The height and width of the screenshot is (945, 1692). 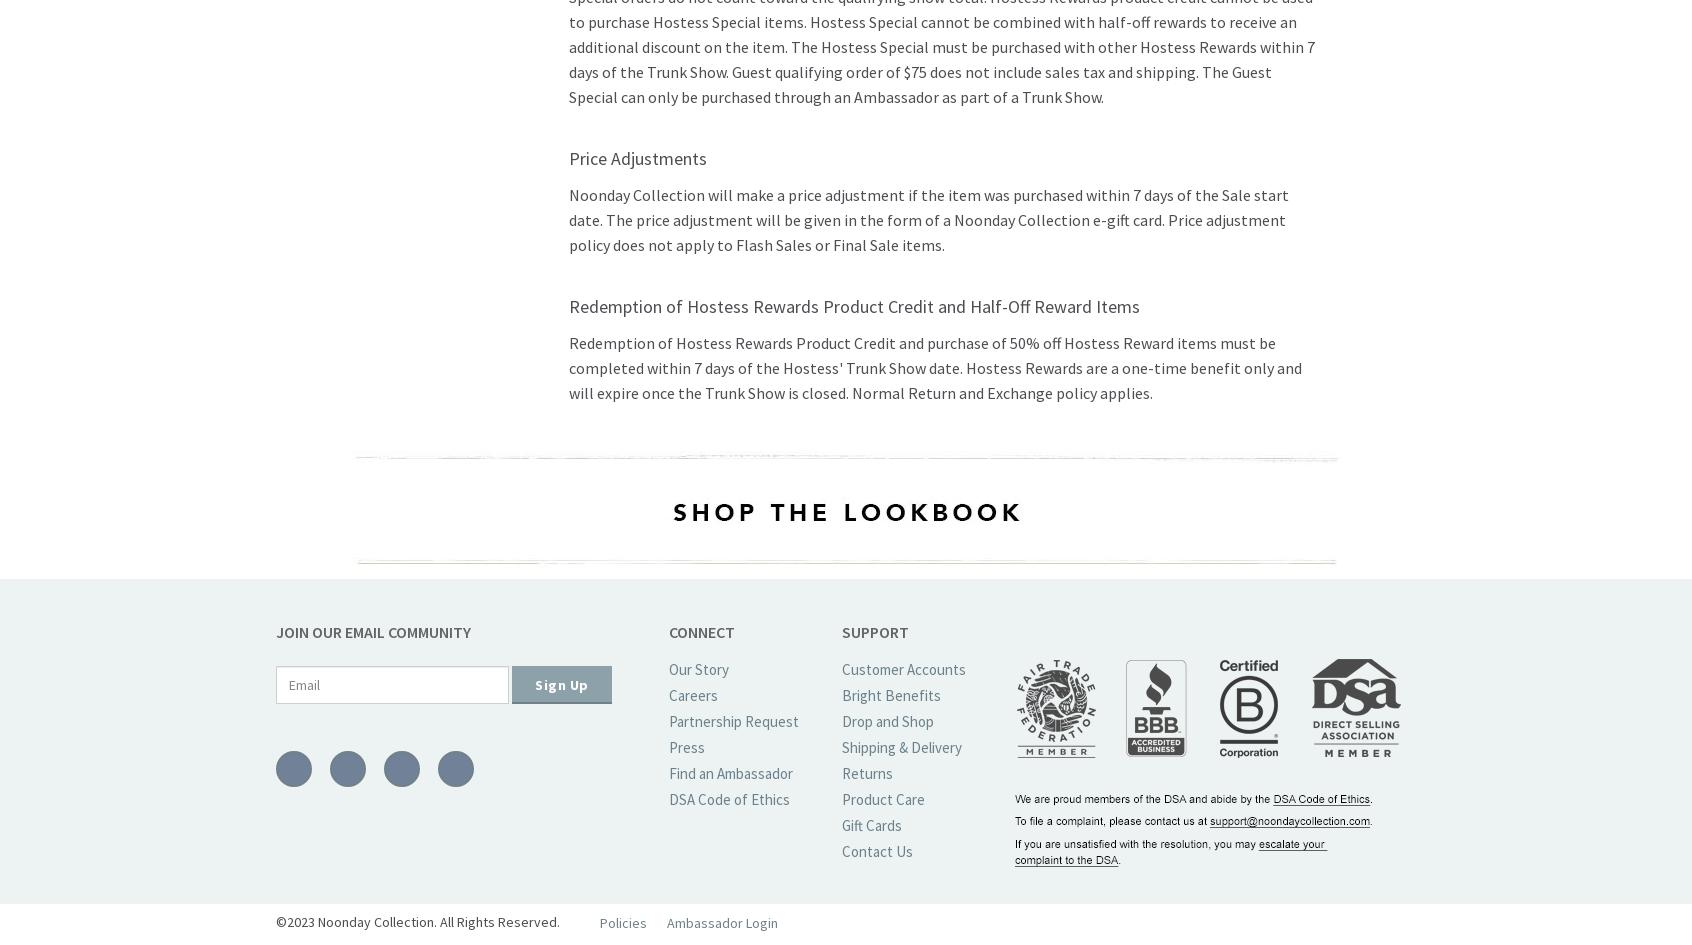 What do you see at coordinates (622, 921) in the screenshot?
I see `'Policies'` at bounding box center [622, 921].